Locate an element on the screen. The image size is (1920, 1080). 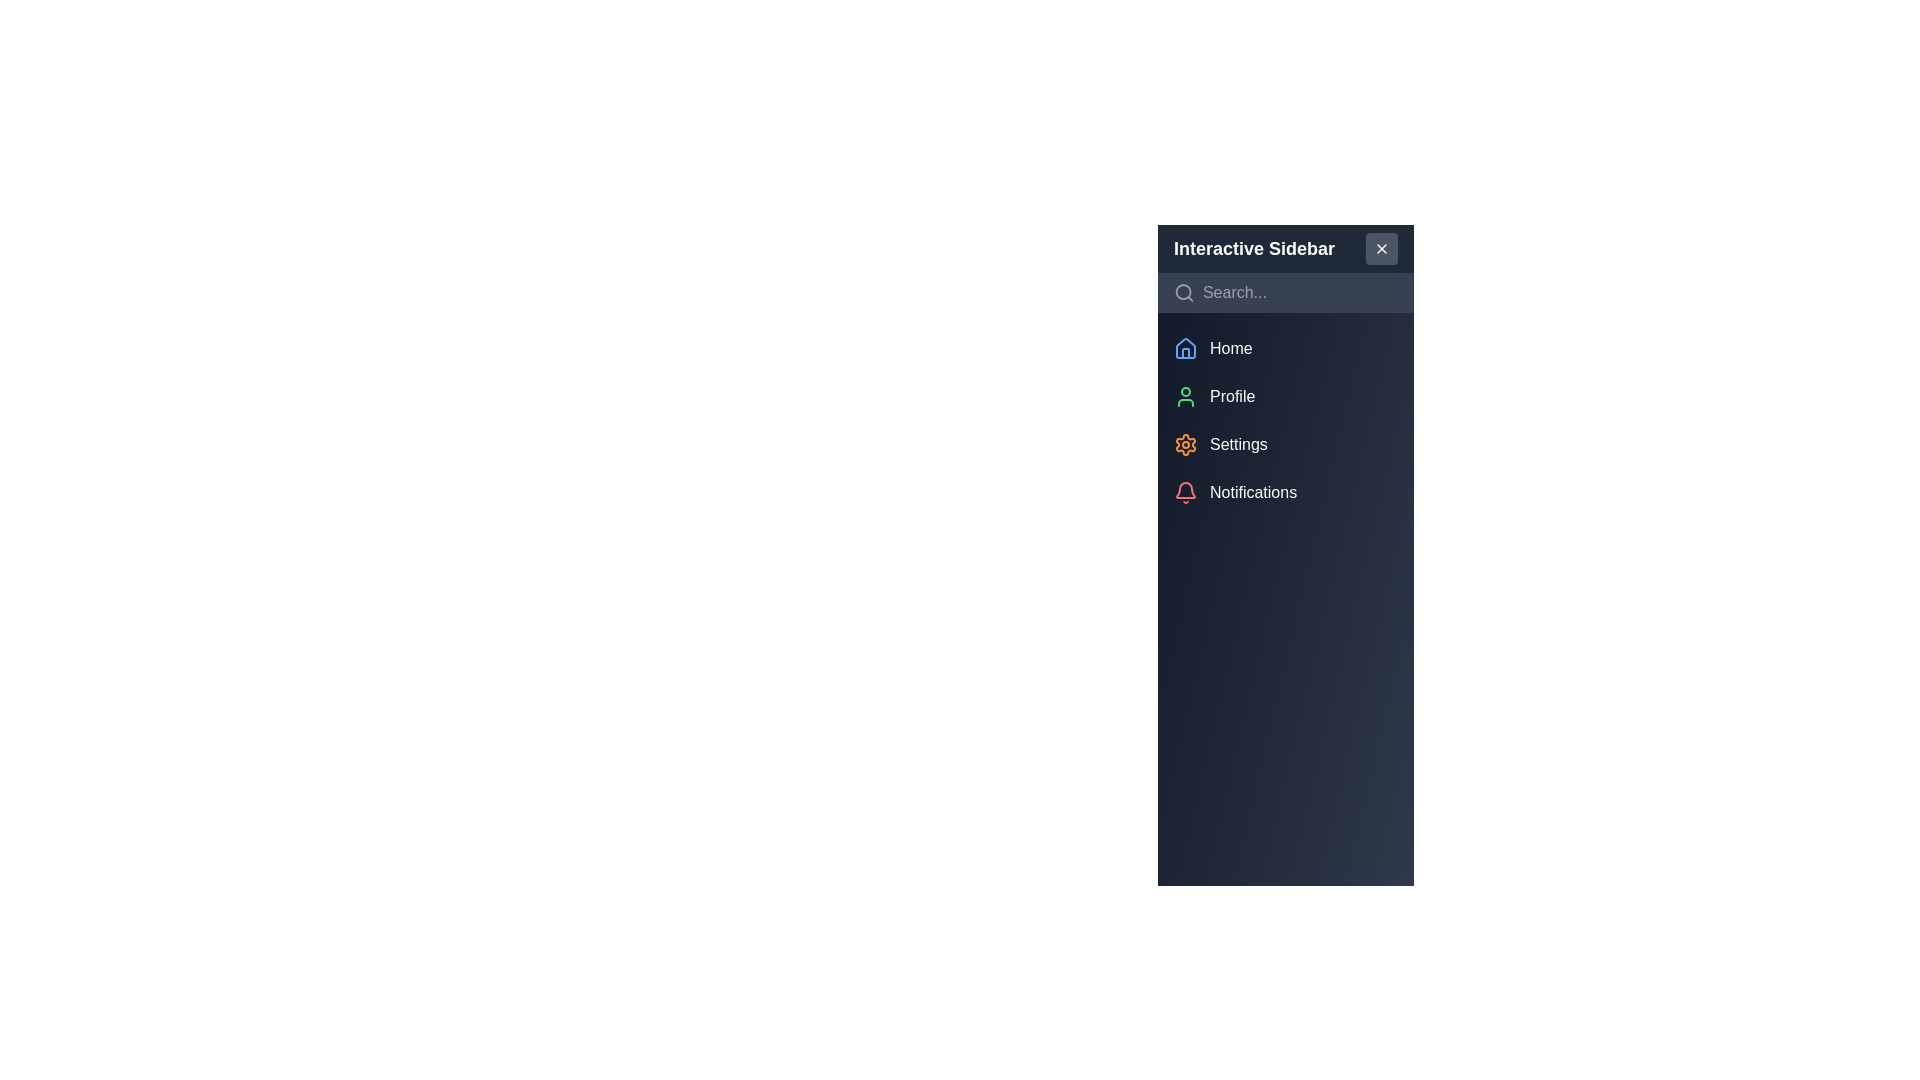
the blue house icon located next to the 'Home' text in the sidebar, which is part of the first item in the vertical list of sidebar options is located at coordinates (1185, 347).